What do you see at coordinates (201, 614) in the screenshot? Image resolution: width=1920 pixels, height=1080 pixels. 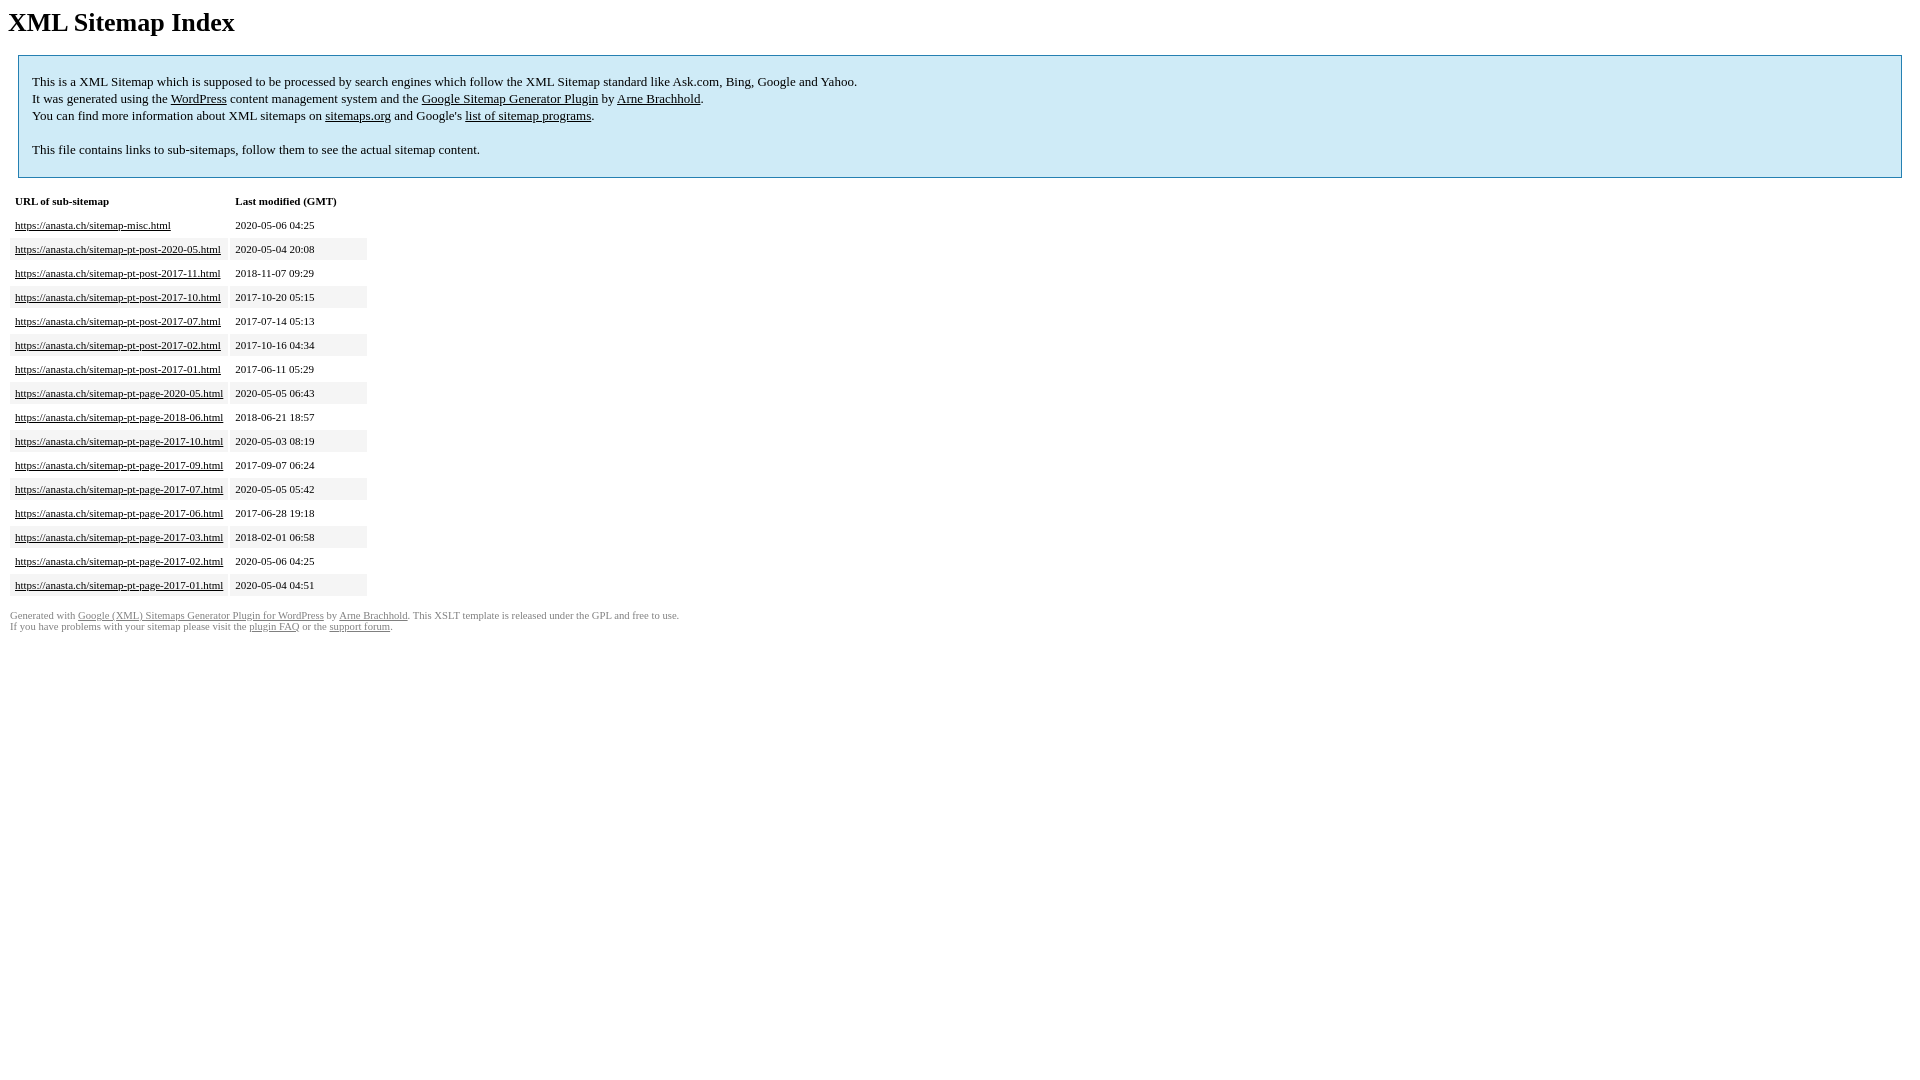 I see `'Google (XML) Sitemaps Generator Plugin for WordPress'` at bounding box center [201, 614].